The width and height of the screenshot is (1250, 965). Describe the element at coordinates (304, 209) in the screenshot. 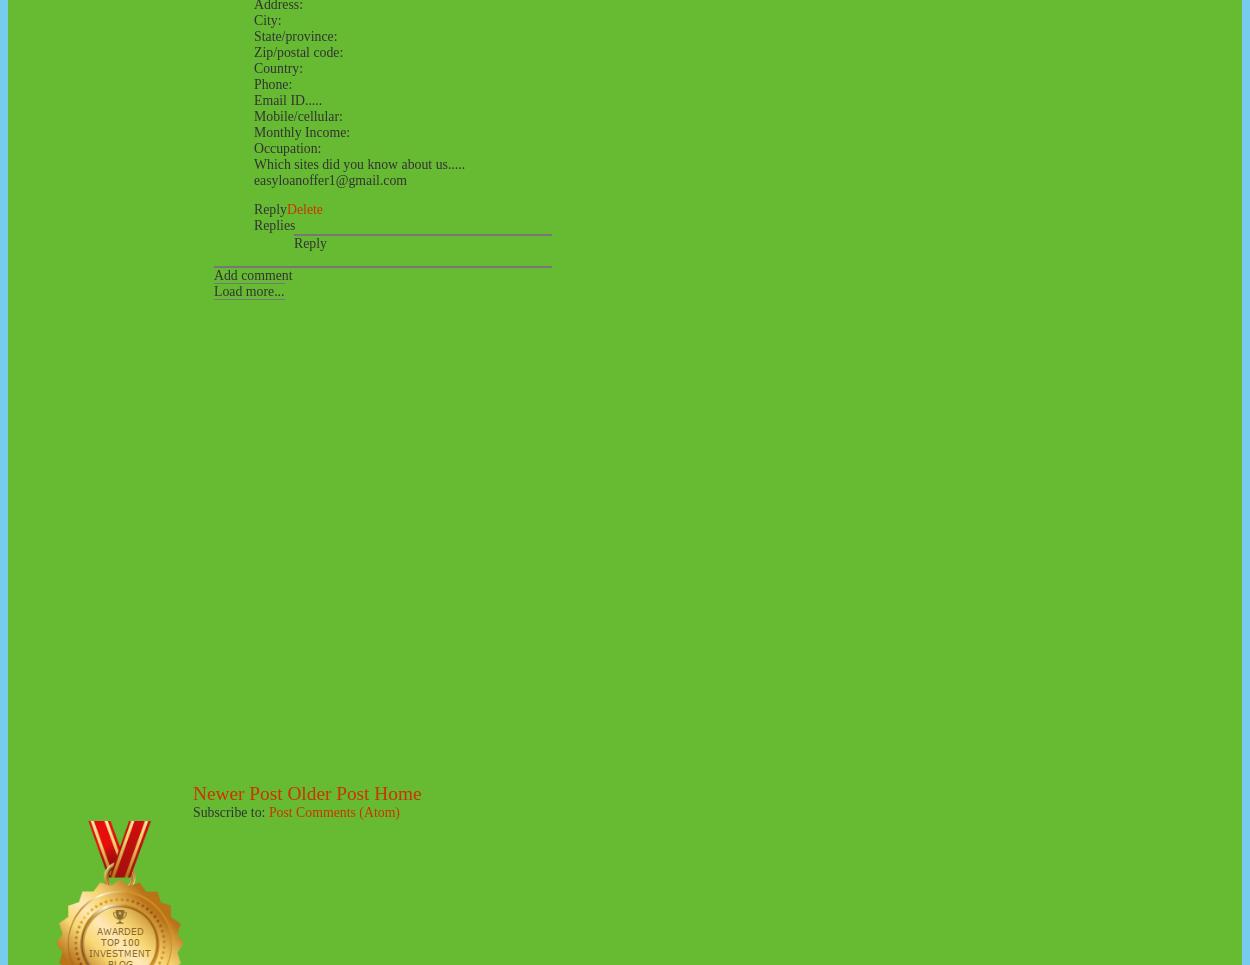

I see `'Delete'` at that location.